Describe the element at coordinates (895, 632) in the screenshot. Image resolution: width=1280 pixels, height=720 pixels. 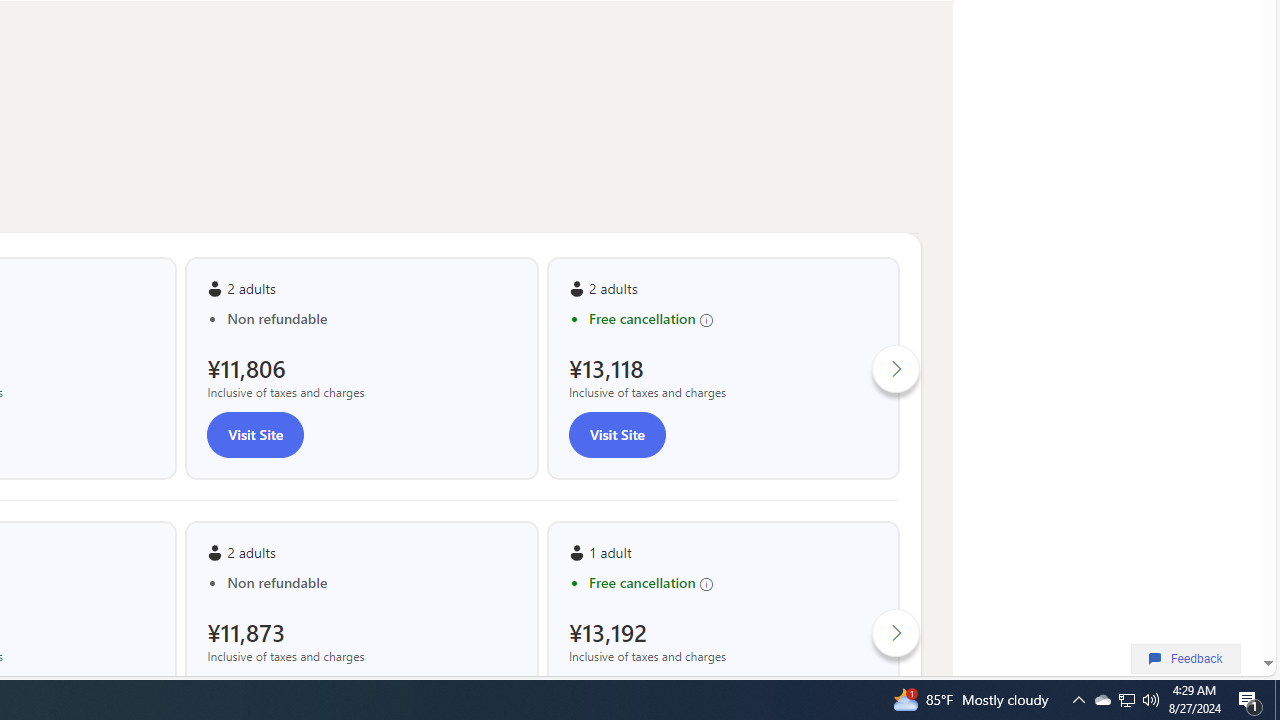
I see `'Click to scroll right'` at that location.